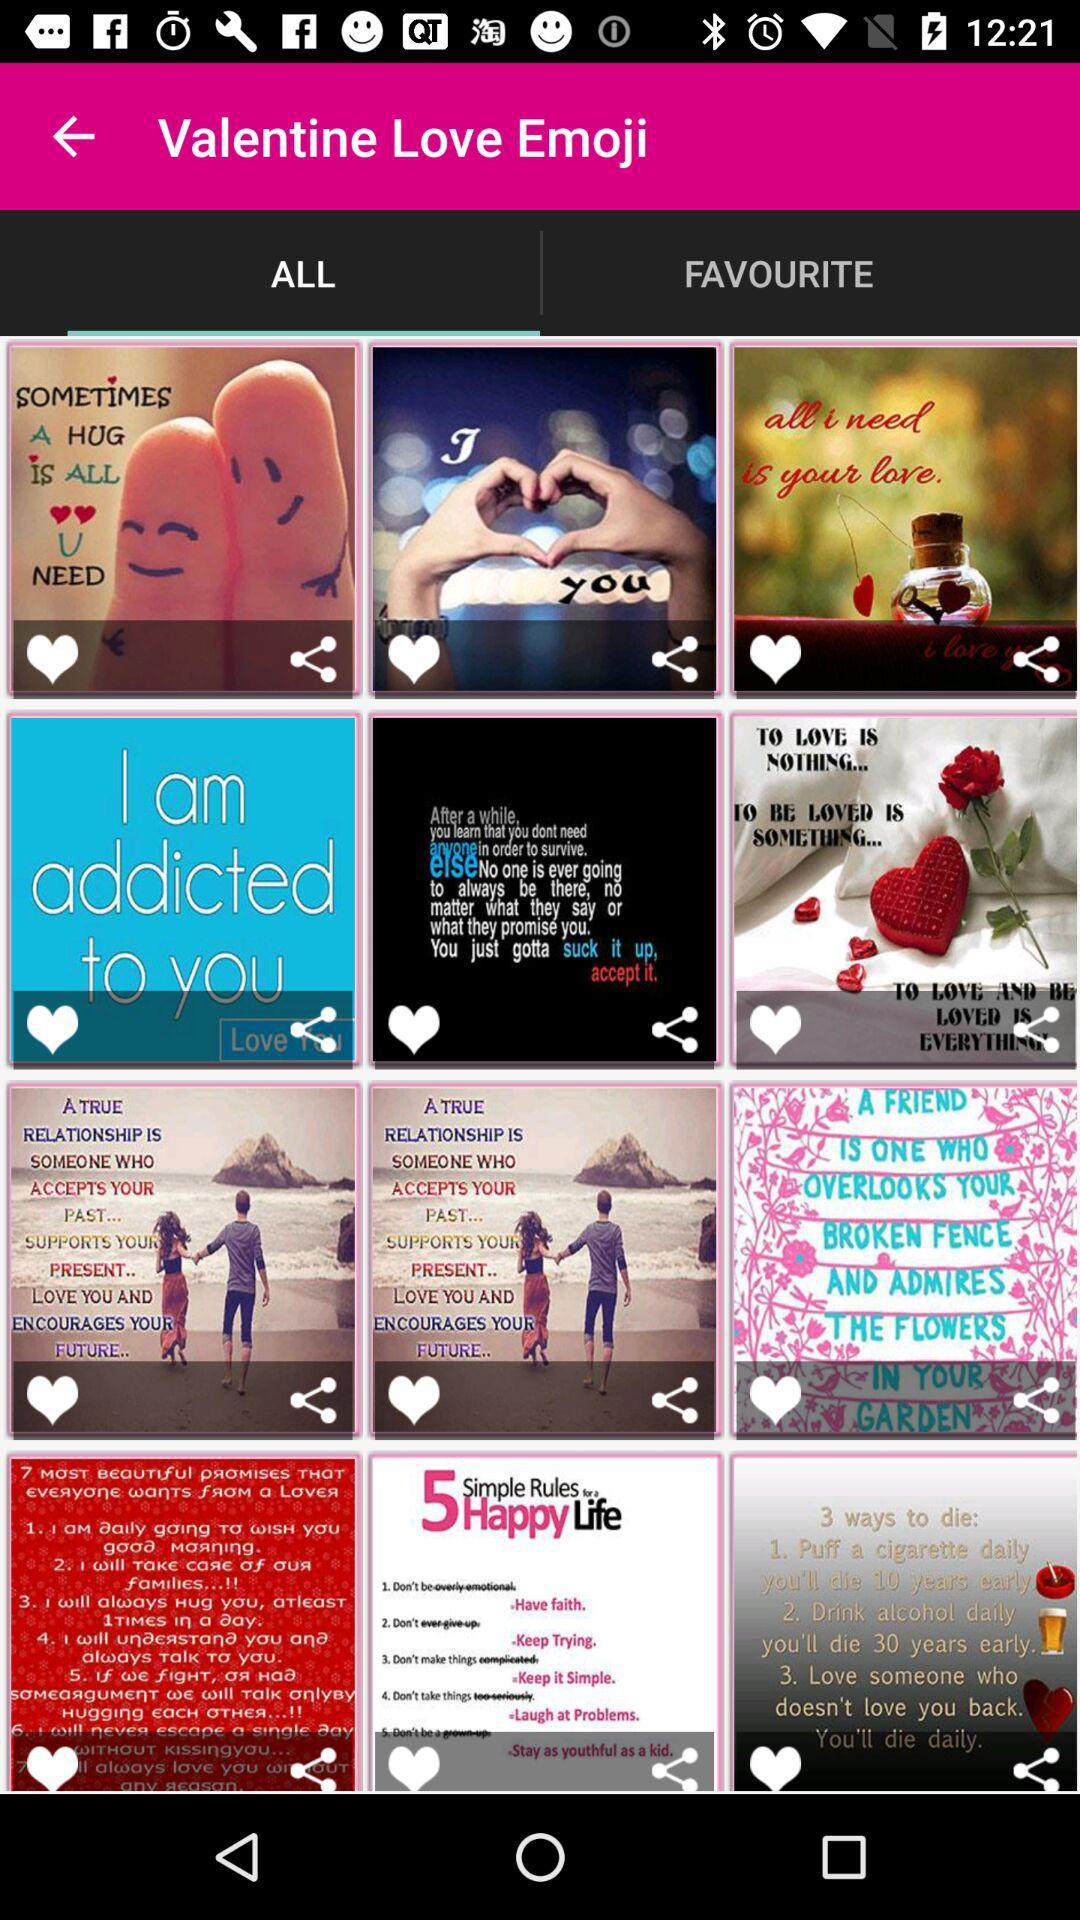 Image resolution: width=1080 pixels, height=1920 pixels. I want to click on an image, so click(51, 659).